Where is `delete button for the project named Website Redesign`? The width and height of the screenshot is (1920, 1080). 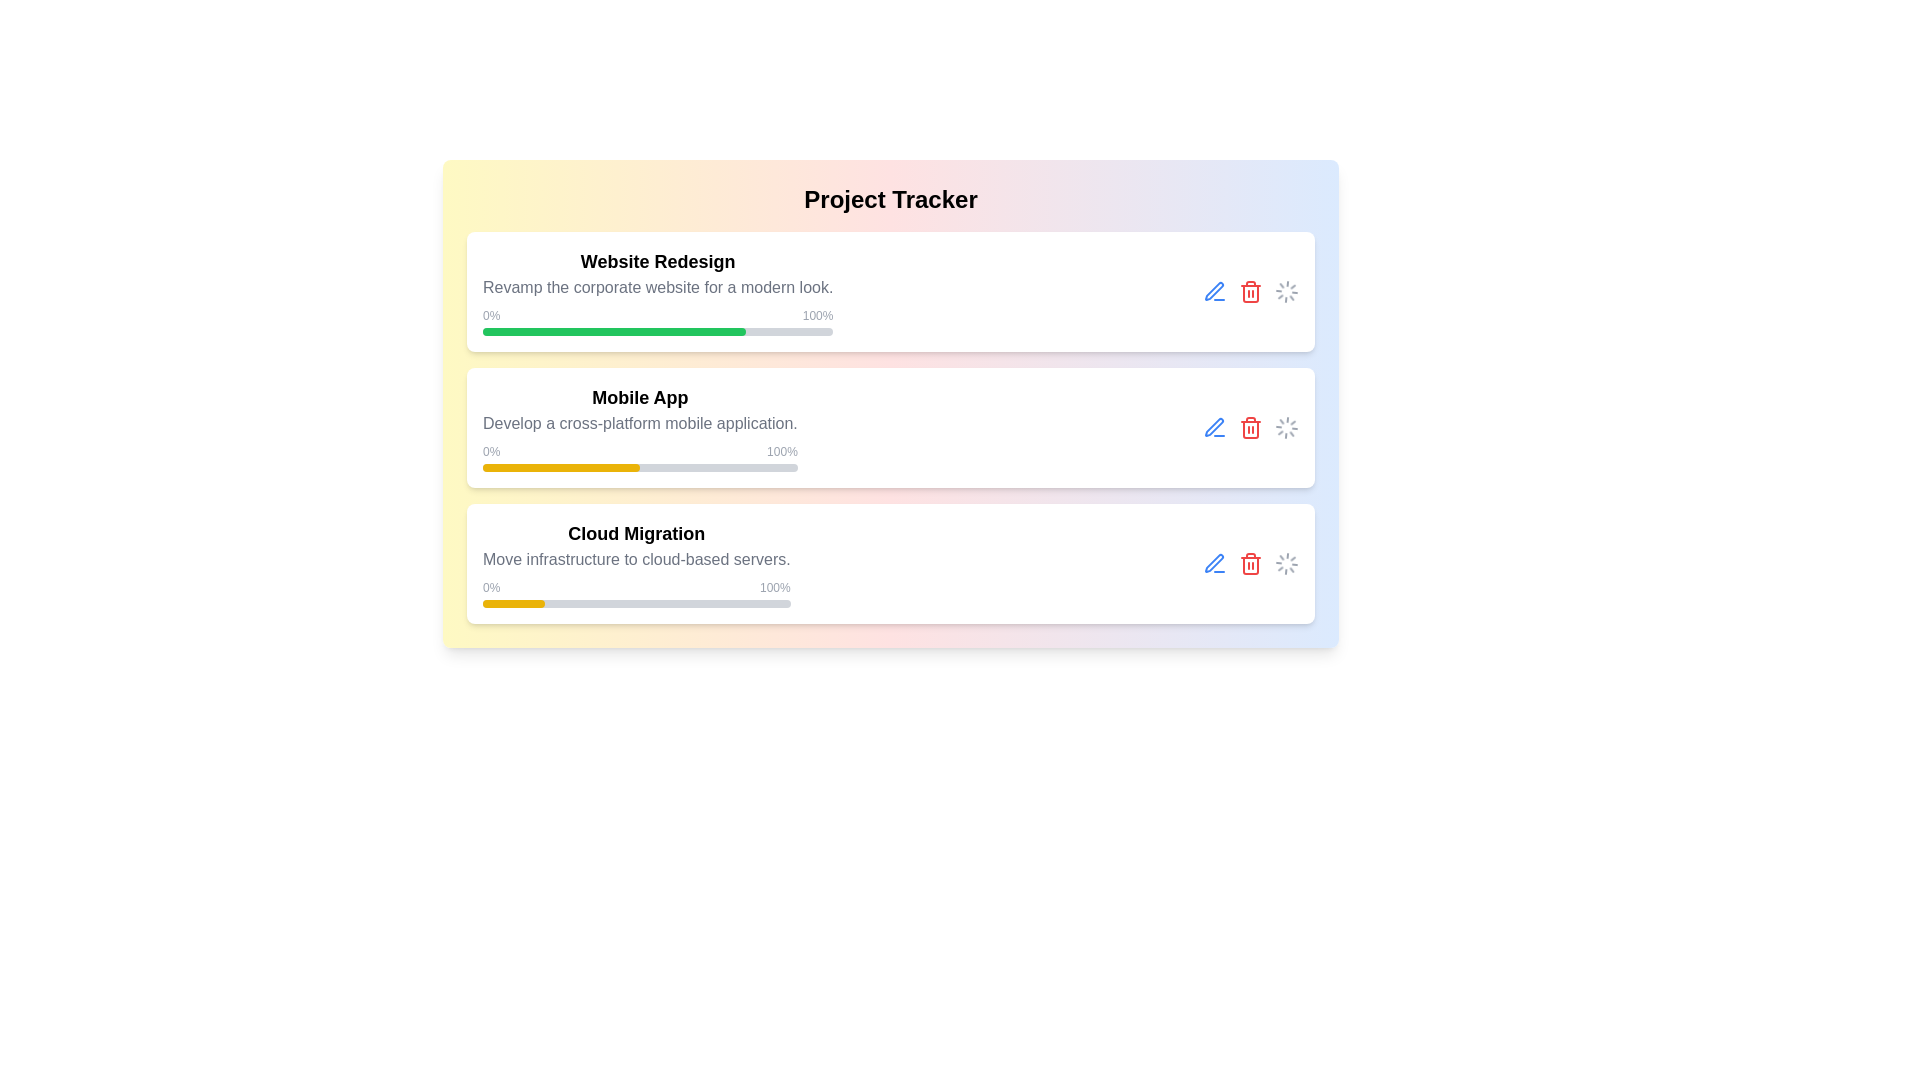
delete button for the project named Website Redesign is located at coordinates (1250, 292).